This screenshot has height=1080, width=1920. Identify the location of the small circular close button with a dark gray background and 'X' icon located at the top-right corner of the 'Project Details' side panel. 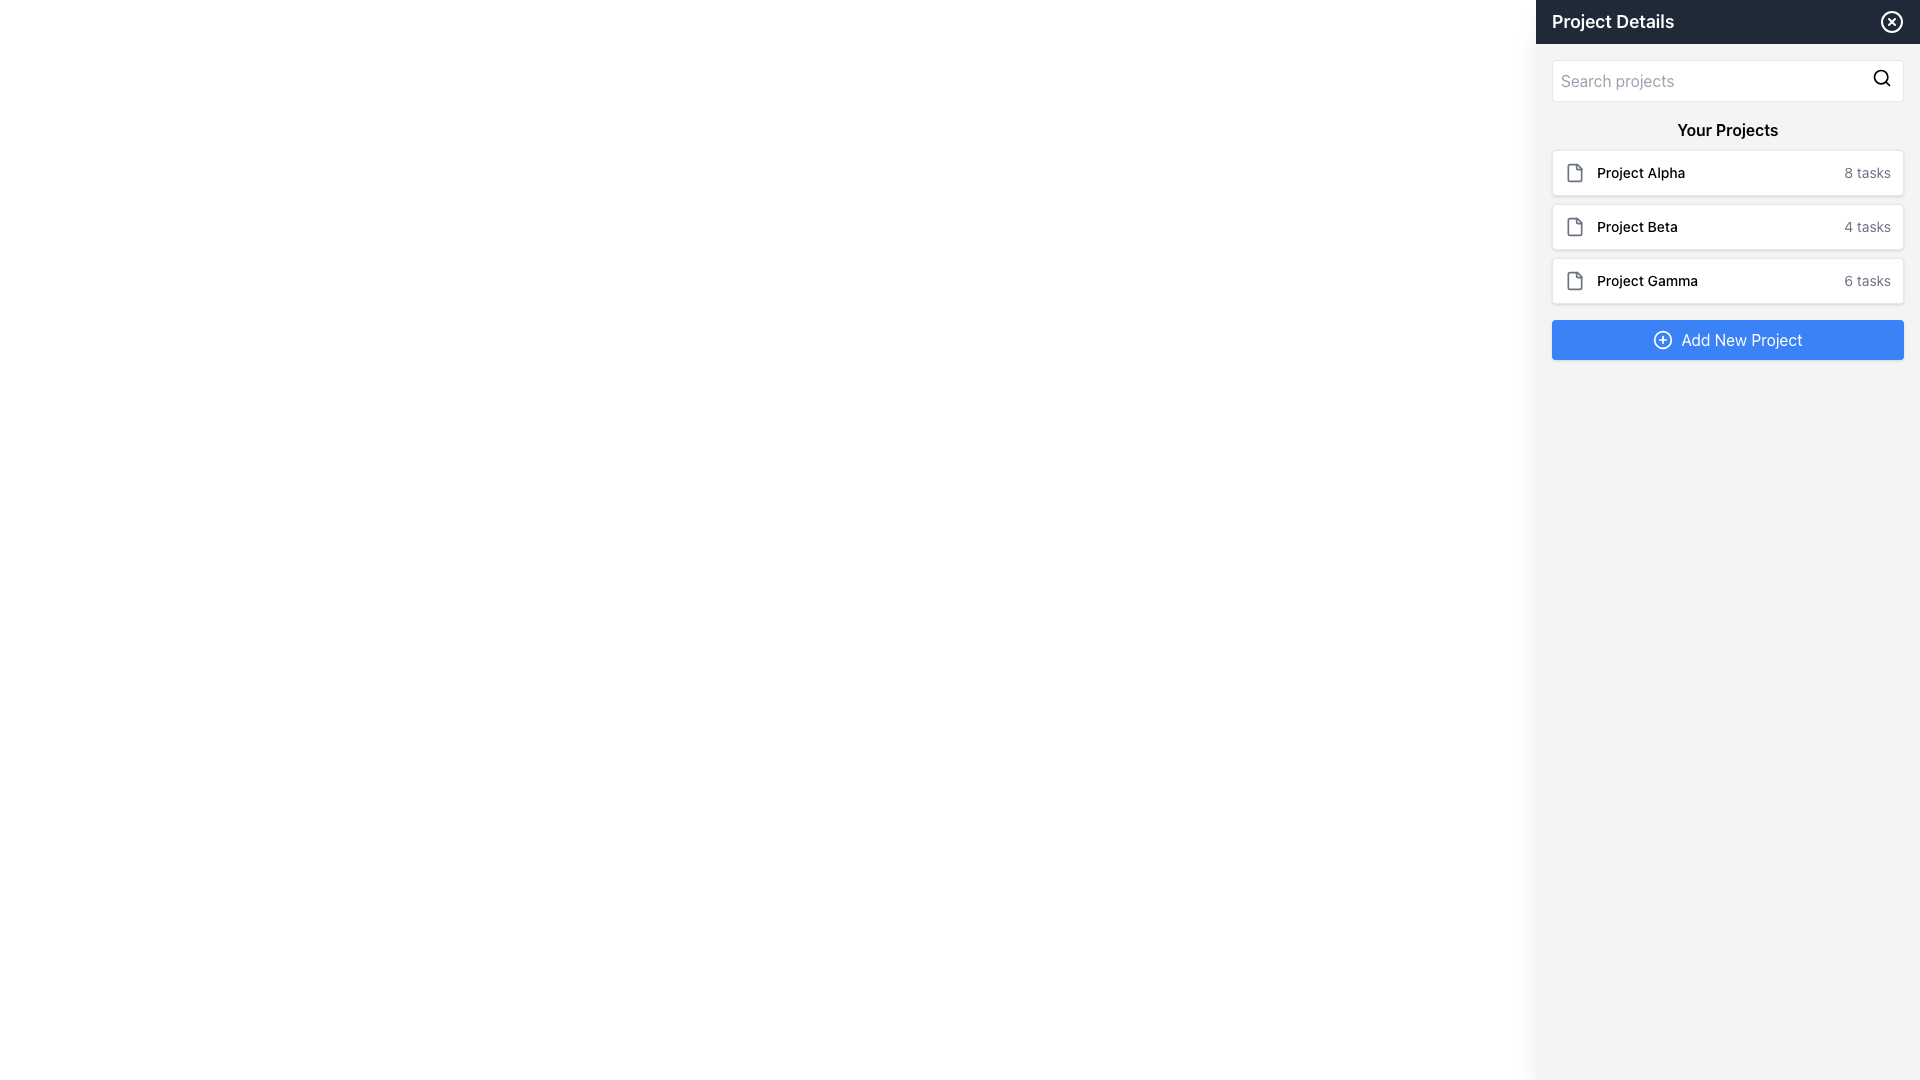
(1882, 35).